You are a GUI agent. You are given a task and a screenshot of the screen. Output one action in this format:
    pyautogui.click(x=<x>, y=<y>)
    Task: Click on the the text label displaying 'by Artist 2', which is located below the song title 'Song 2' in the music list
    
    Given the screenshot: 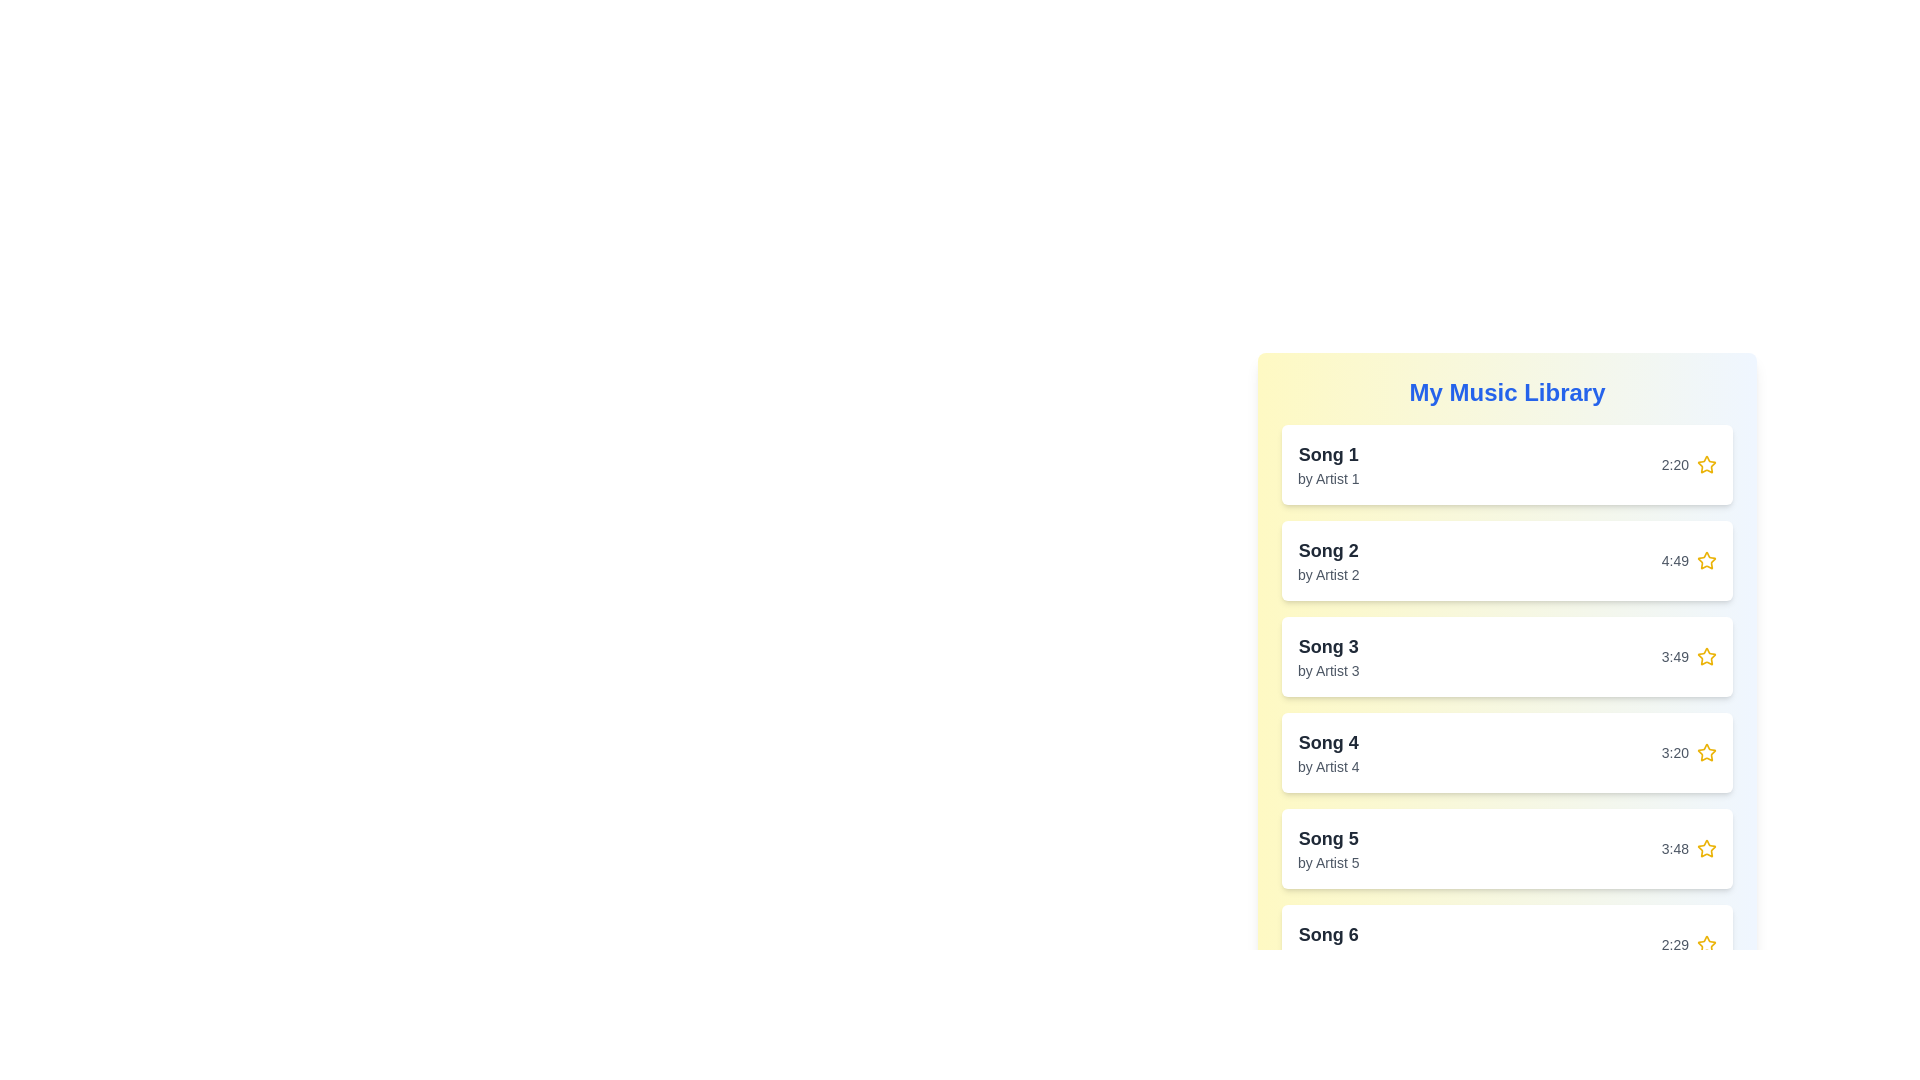 What is the action you would take?
    pyautogui.click(x=1328, y=574)
    